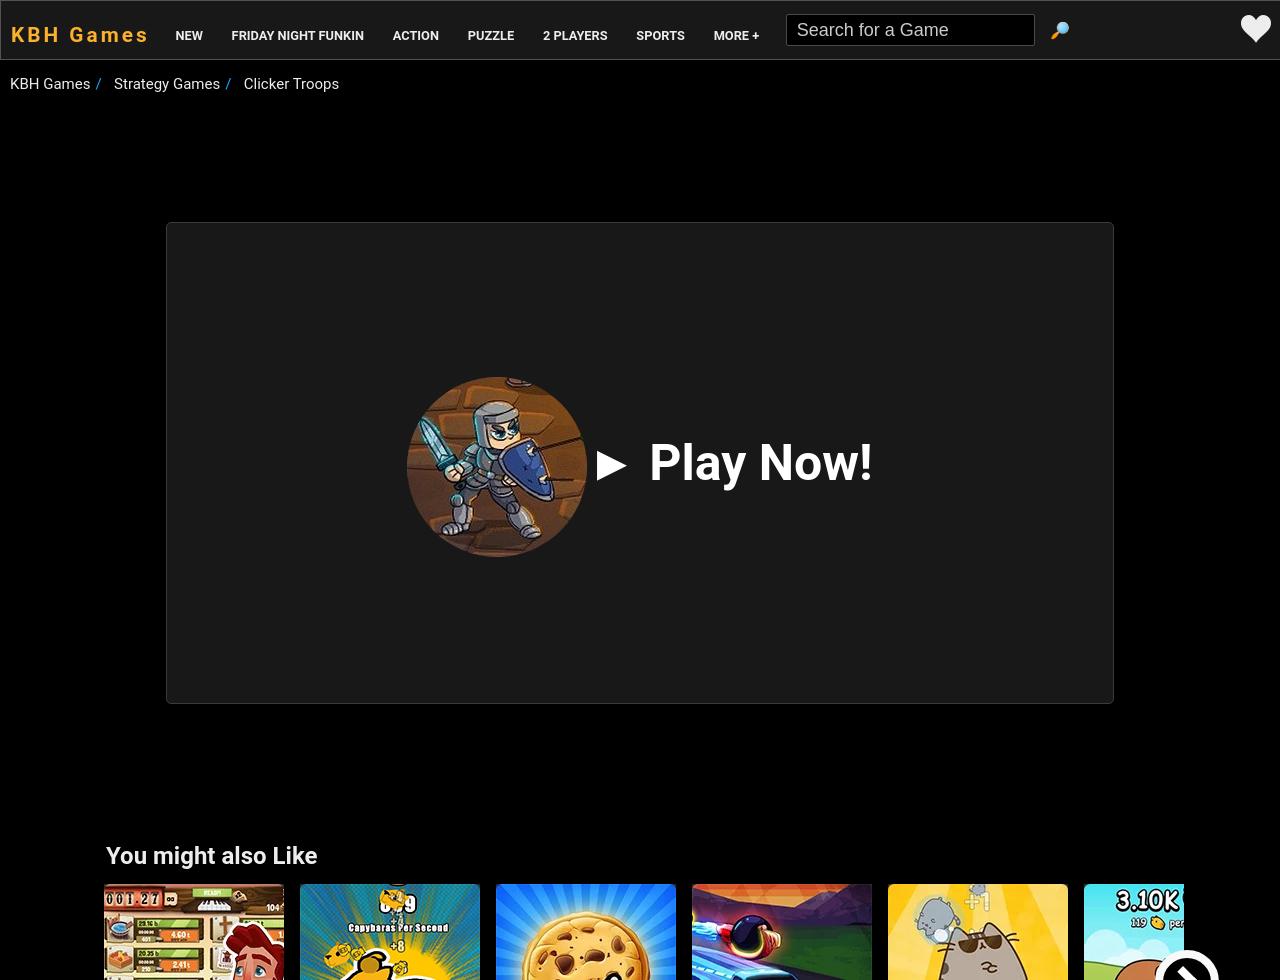  Describe the element at coordinates (289, 83) in the screenshot. I see `'Clicker Troops'` at that location.